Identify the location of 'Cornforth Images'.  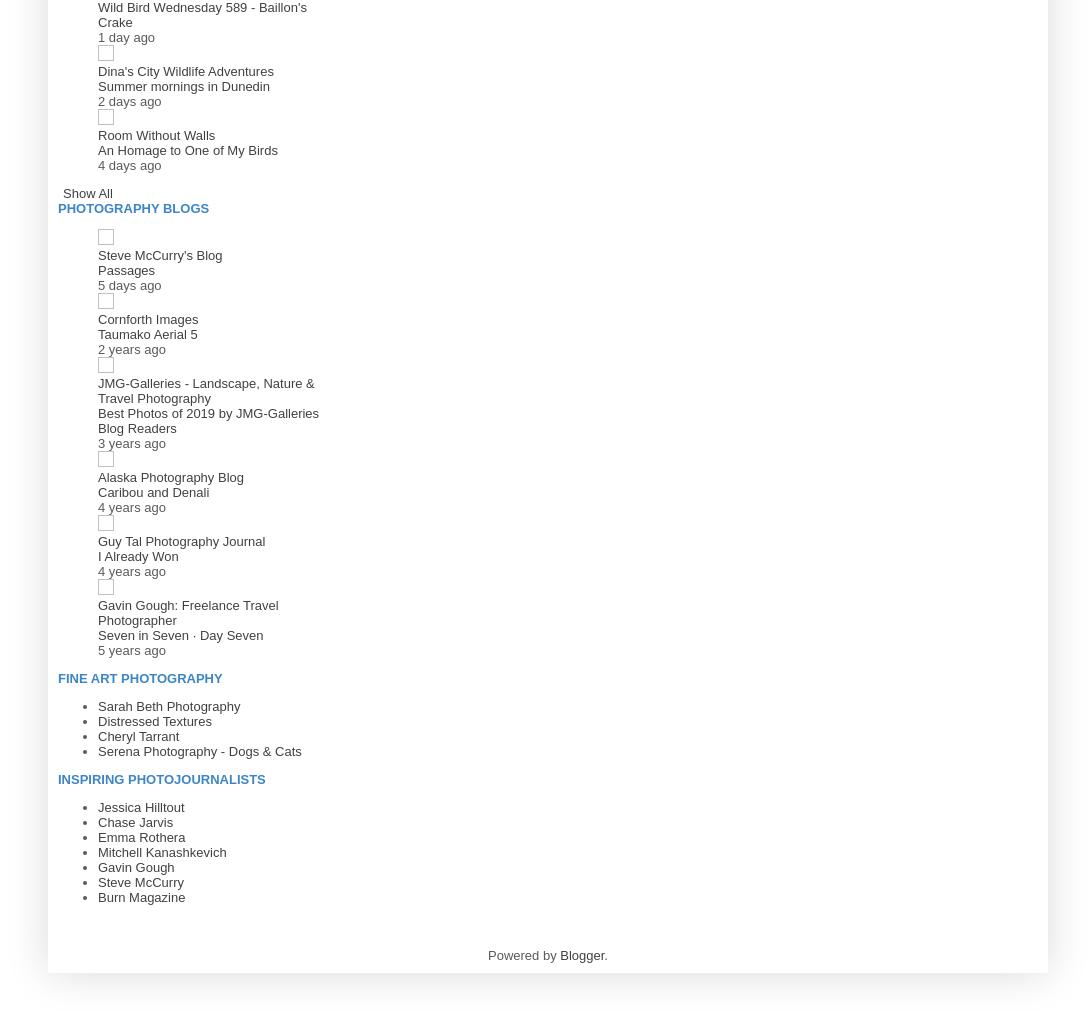
(98, 318).